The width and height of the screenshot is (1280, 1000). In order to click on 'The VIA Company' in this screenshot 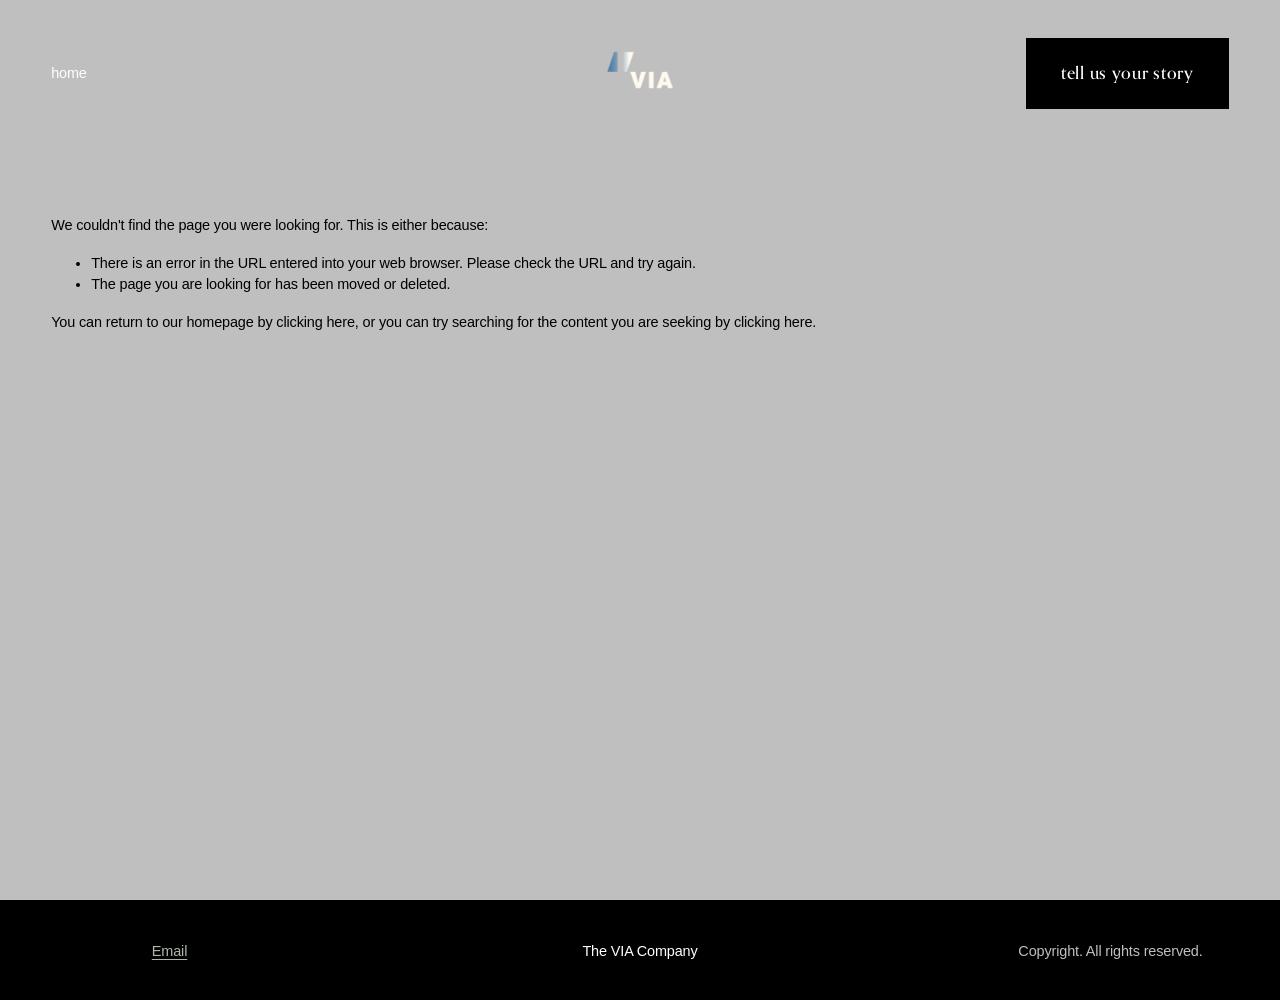, I will do `click(638, 949)`.